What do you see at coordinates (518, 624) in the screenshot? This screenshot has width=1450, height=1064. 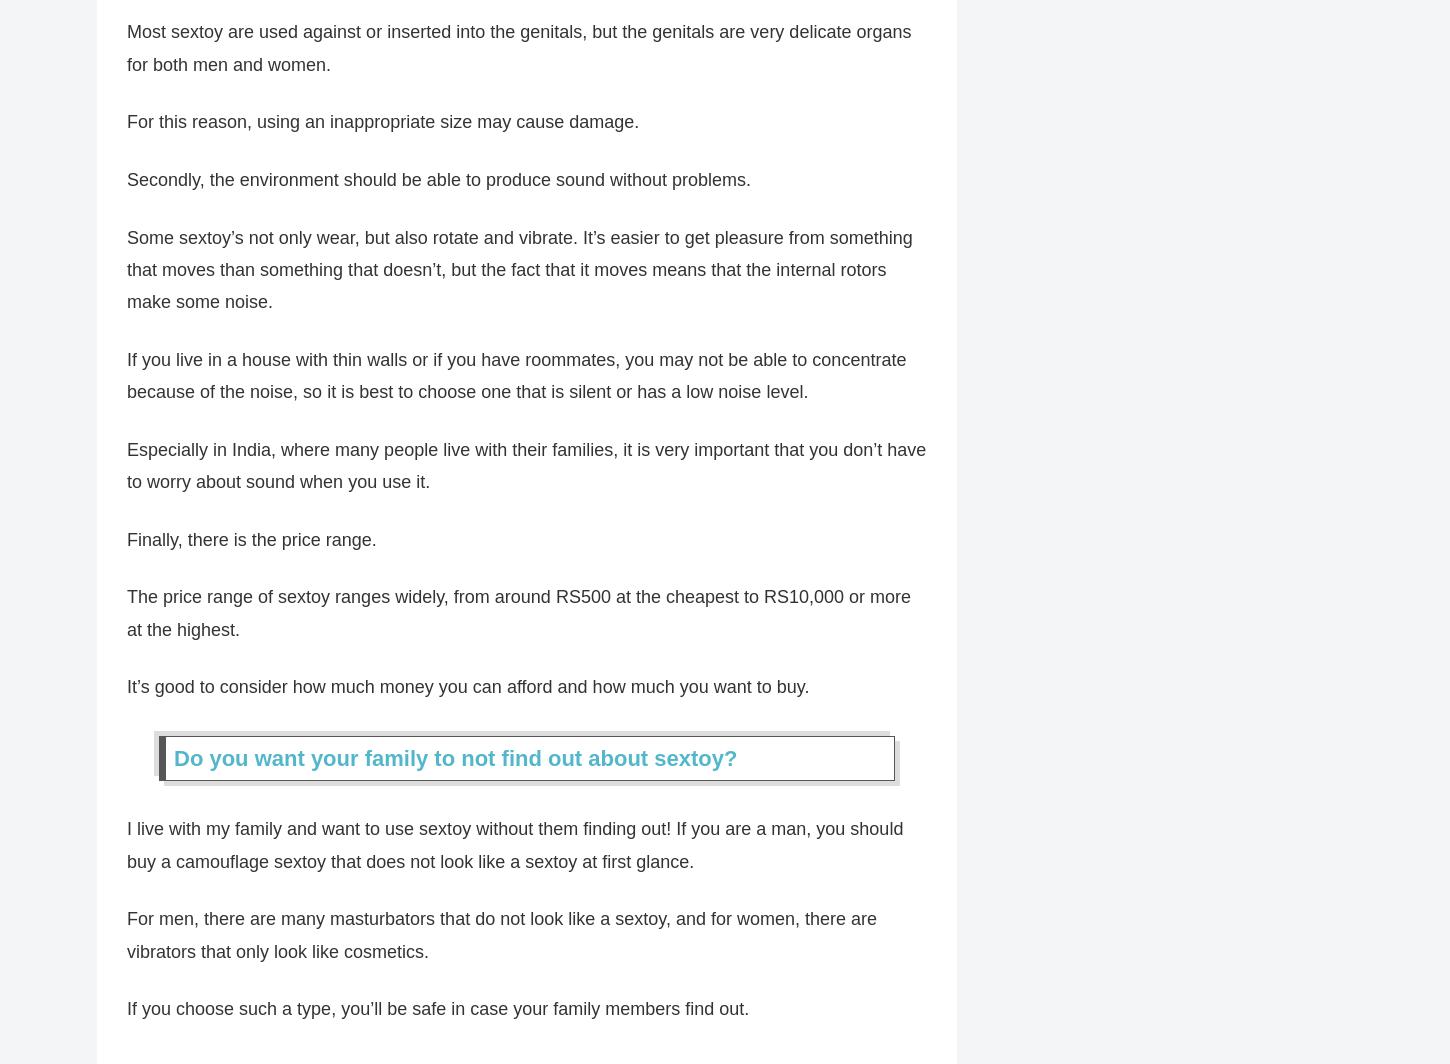 I see `'The price range of sextoy ranges widely, from around RS500 at the cheapest to RS10,000 or more at the highest.'` at bounding box center [518, 624].